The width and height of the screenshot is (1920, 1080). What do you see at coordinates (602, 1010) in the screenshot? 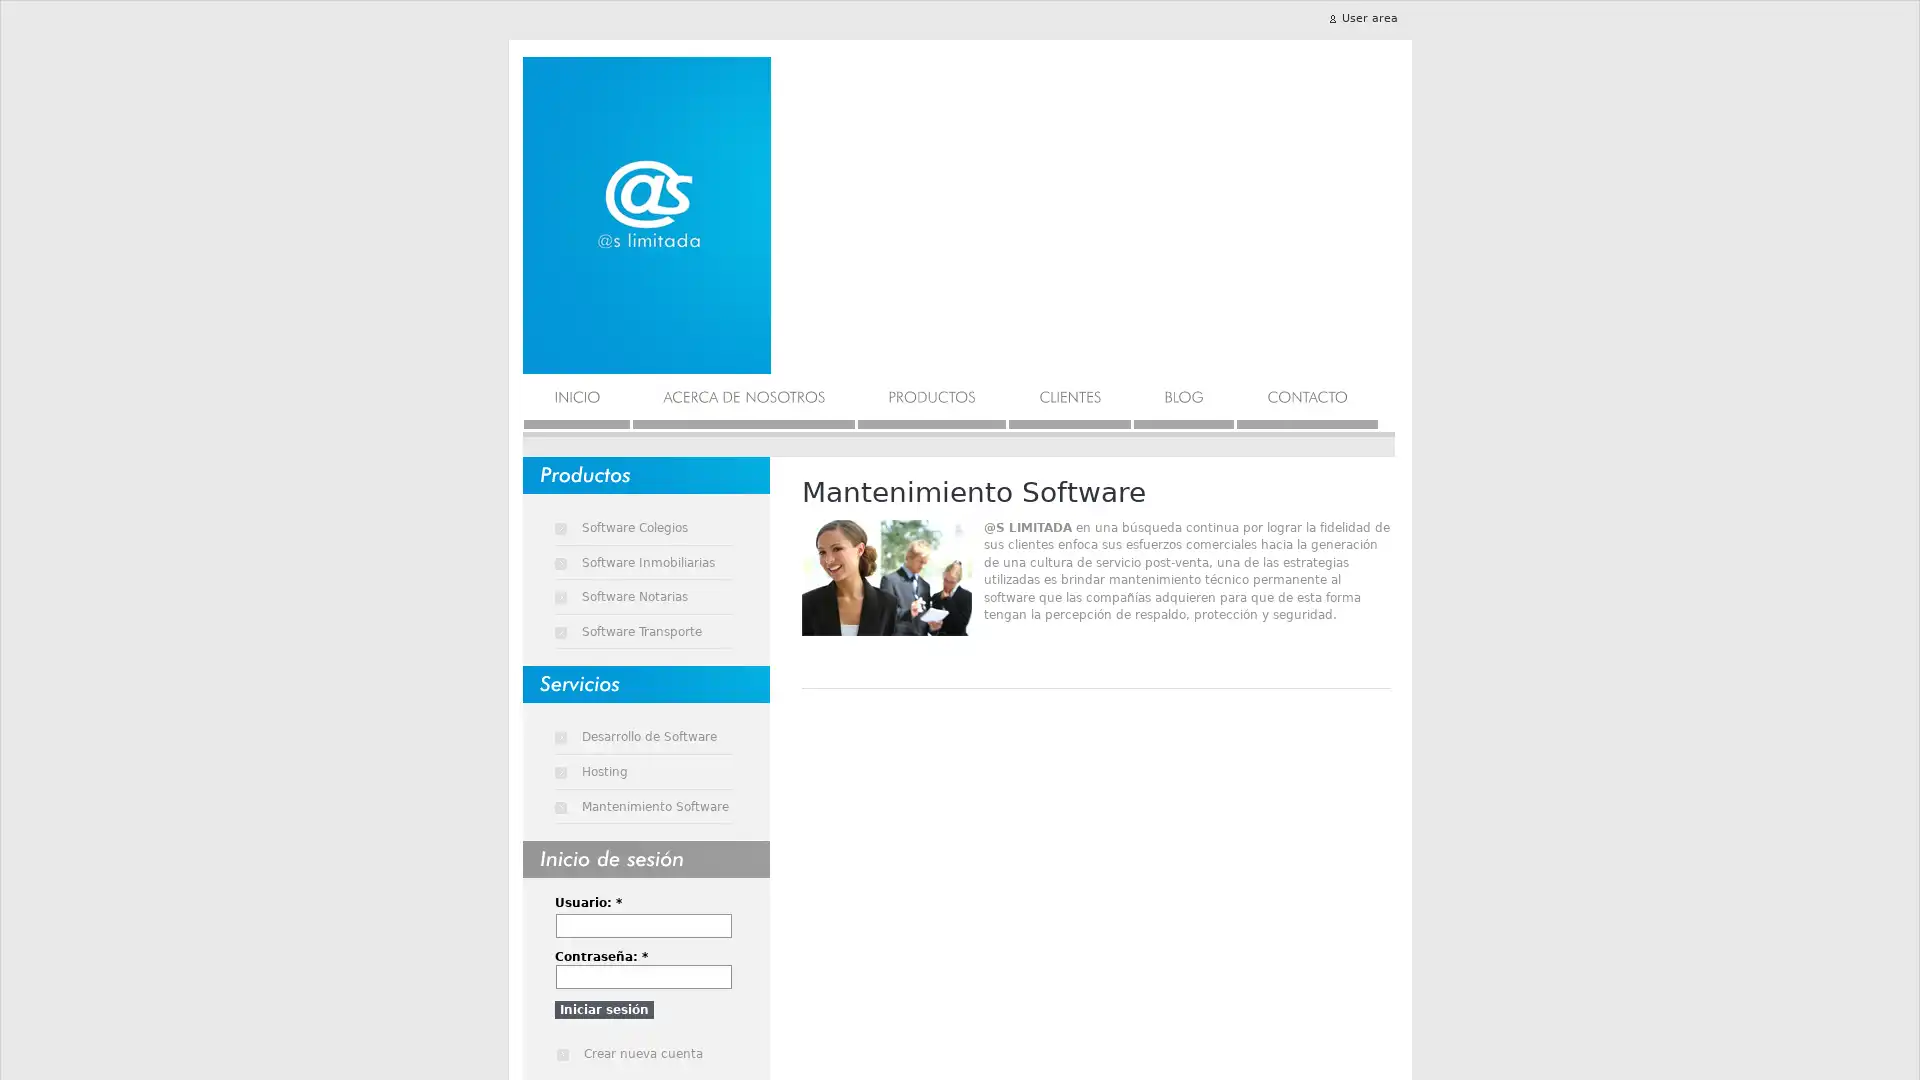
I see `Iniciar sesion` at bounding box center [602, 1010].